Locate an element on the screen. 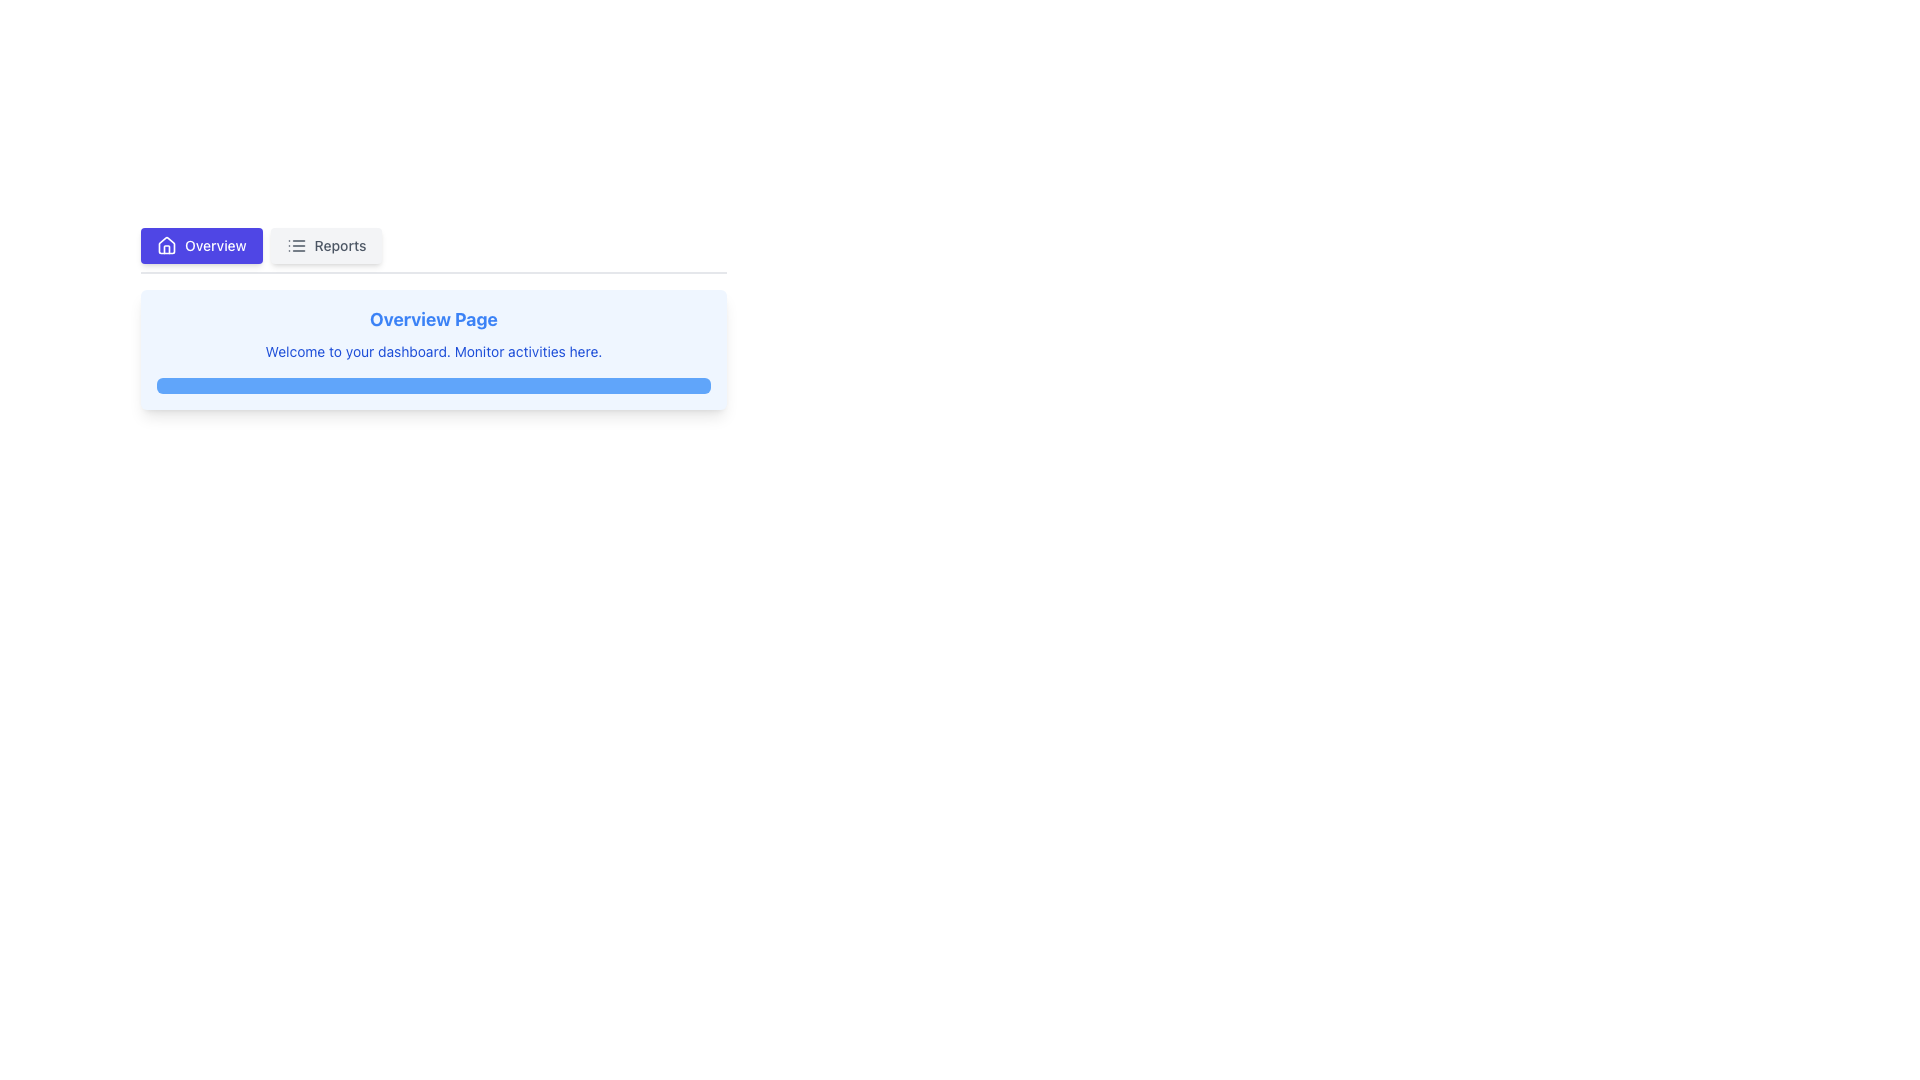 The image size is (1920, 1080). the progress bar located at the bottom of the light blue card titled 'Overview Page', which contains a description 'Welcome to your dashboard. Monitor activities here.' is located at coordinates (432, 385).